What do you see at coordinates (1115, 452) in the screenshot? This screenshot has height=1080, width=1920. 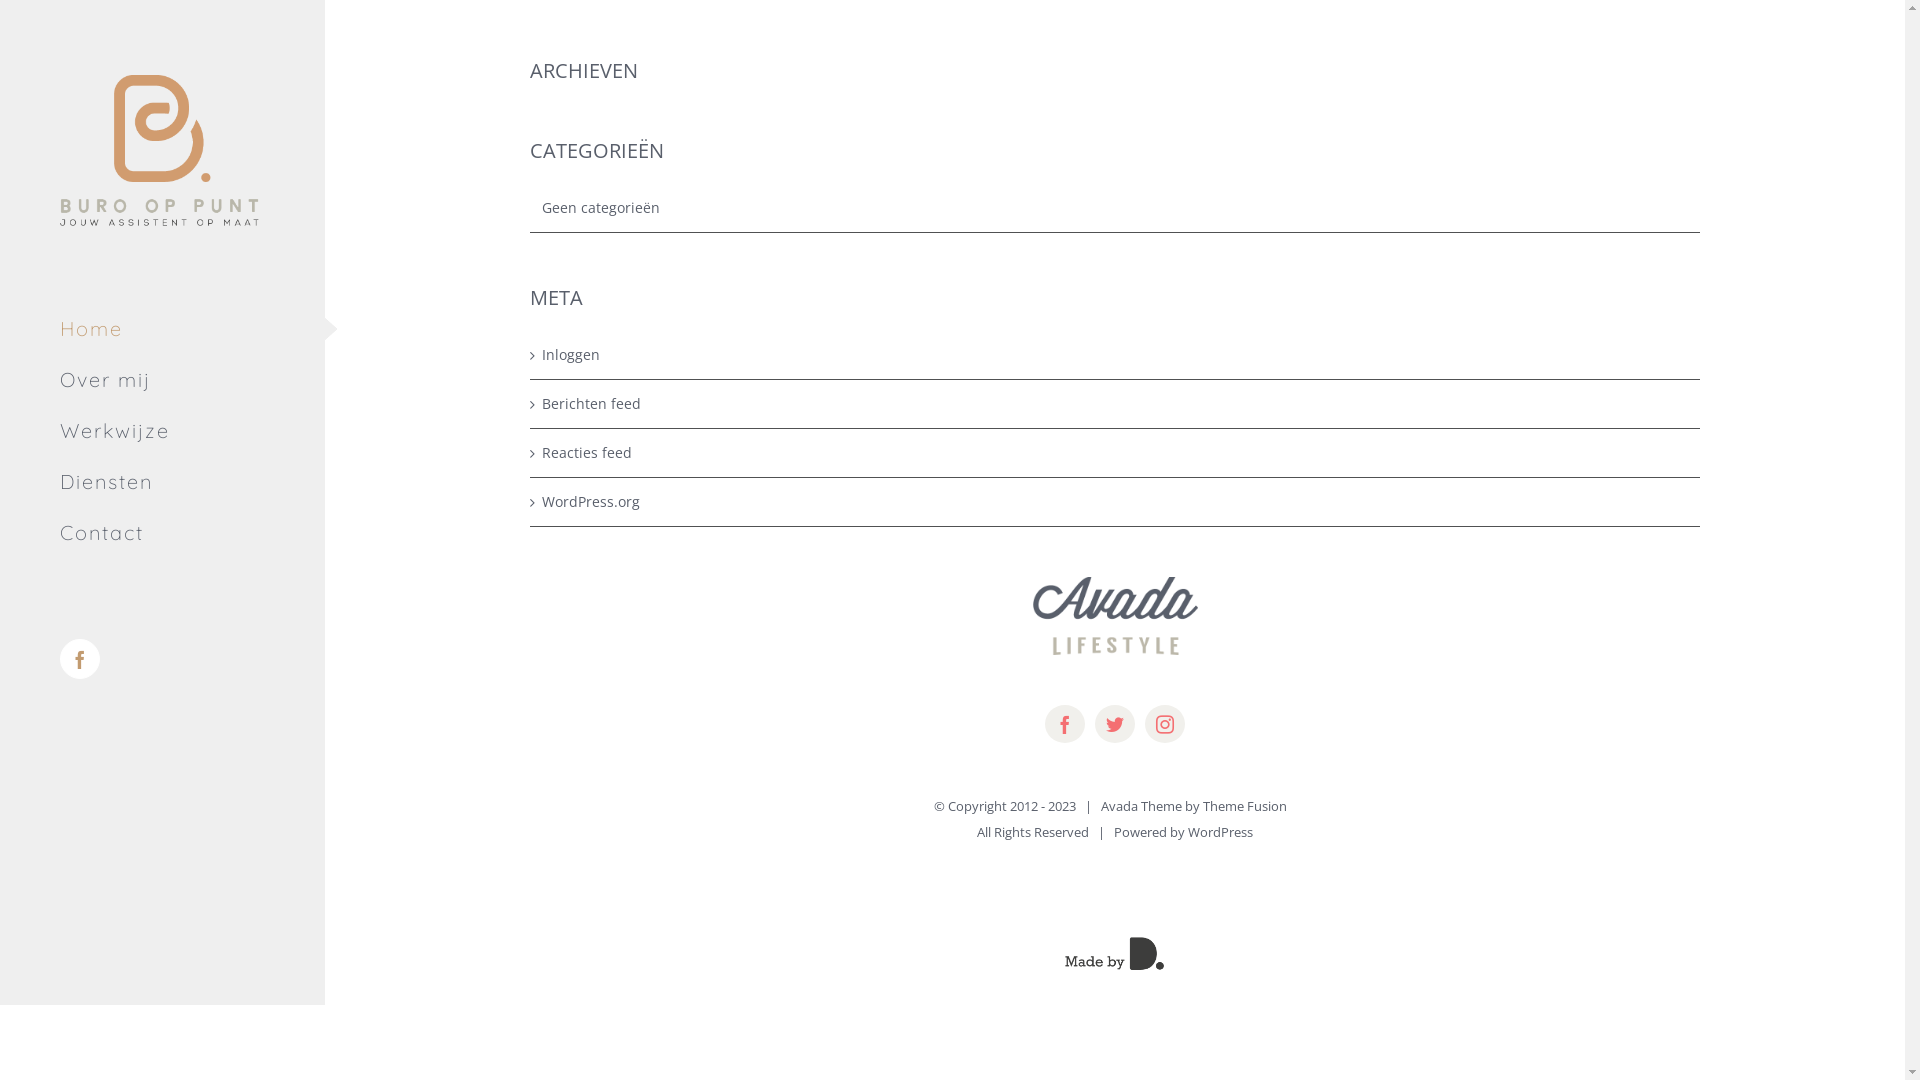 I see `'Reacties feed'` at bounding box center [1115, 452].